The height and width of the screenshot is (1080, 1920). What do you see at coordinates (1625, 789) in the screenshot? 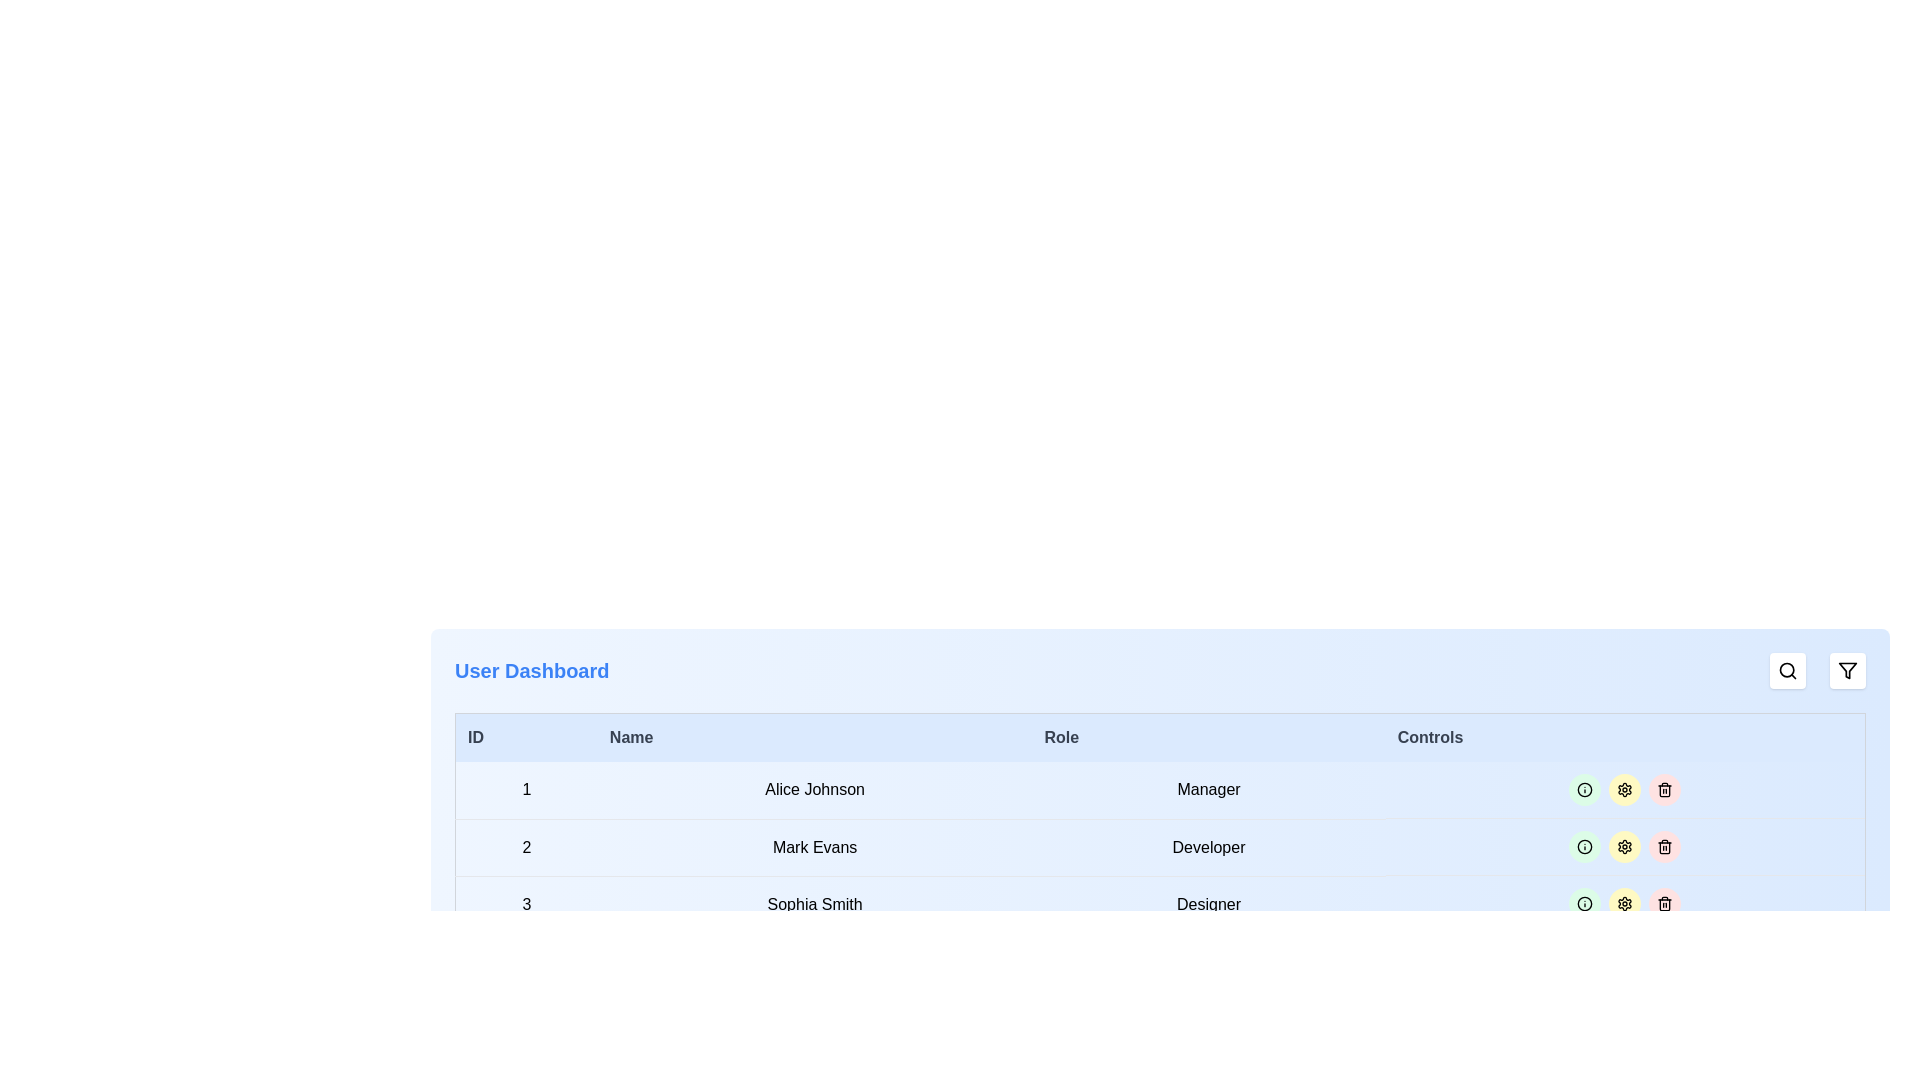
I see `the Settings icon (gear) located in the top-right of the user interface` at bounding box center [1625, 789].